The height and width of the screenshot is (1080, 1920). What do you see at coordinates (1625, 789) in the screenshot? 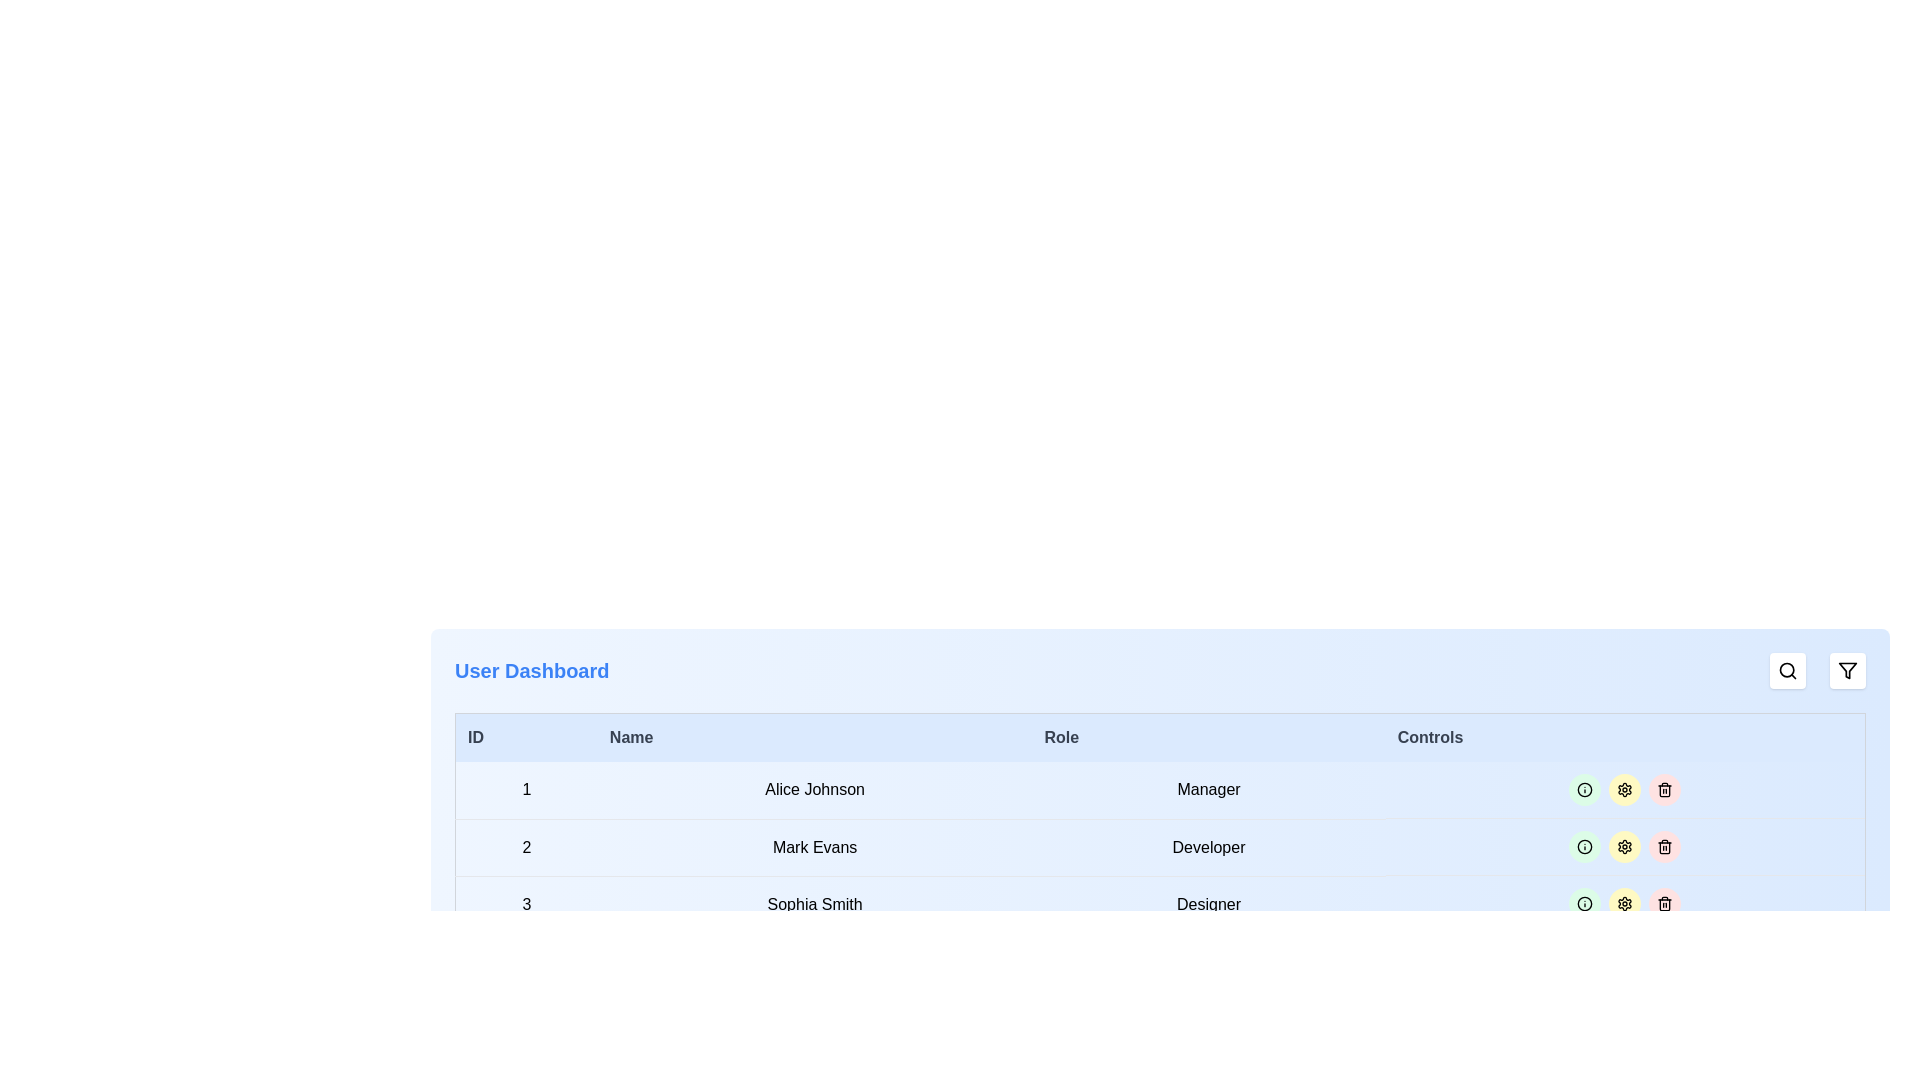
I see `the Settings icon (gear) located in the top-right of the user interface` at bounding box center [1625, 789].